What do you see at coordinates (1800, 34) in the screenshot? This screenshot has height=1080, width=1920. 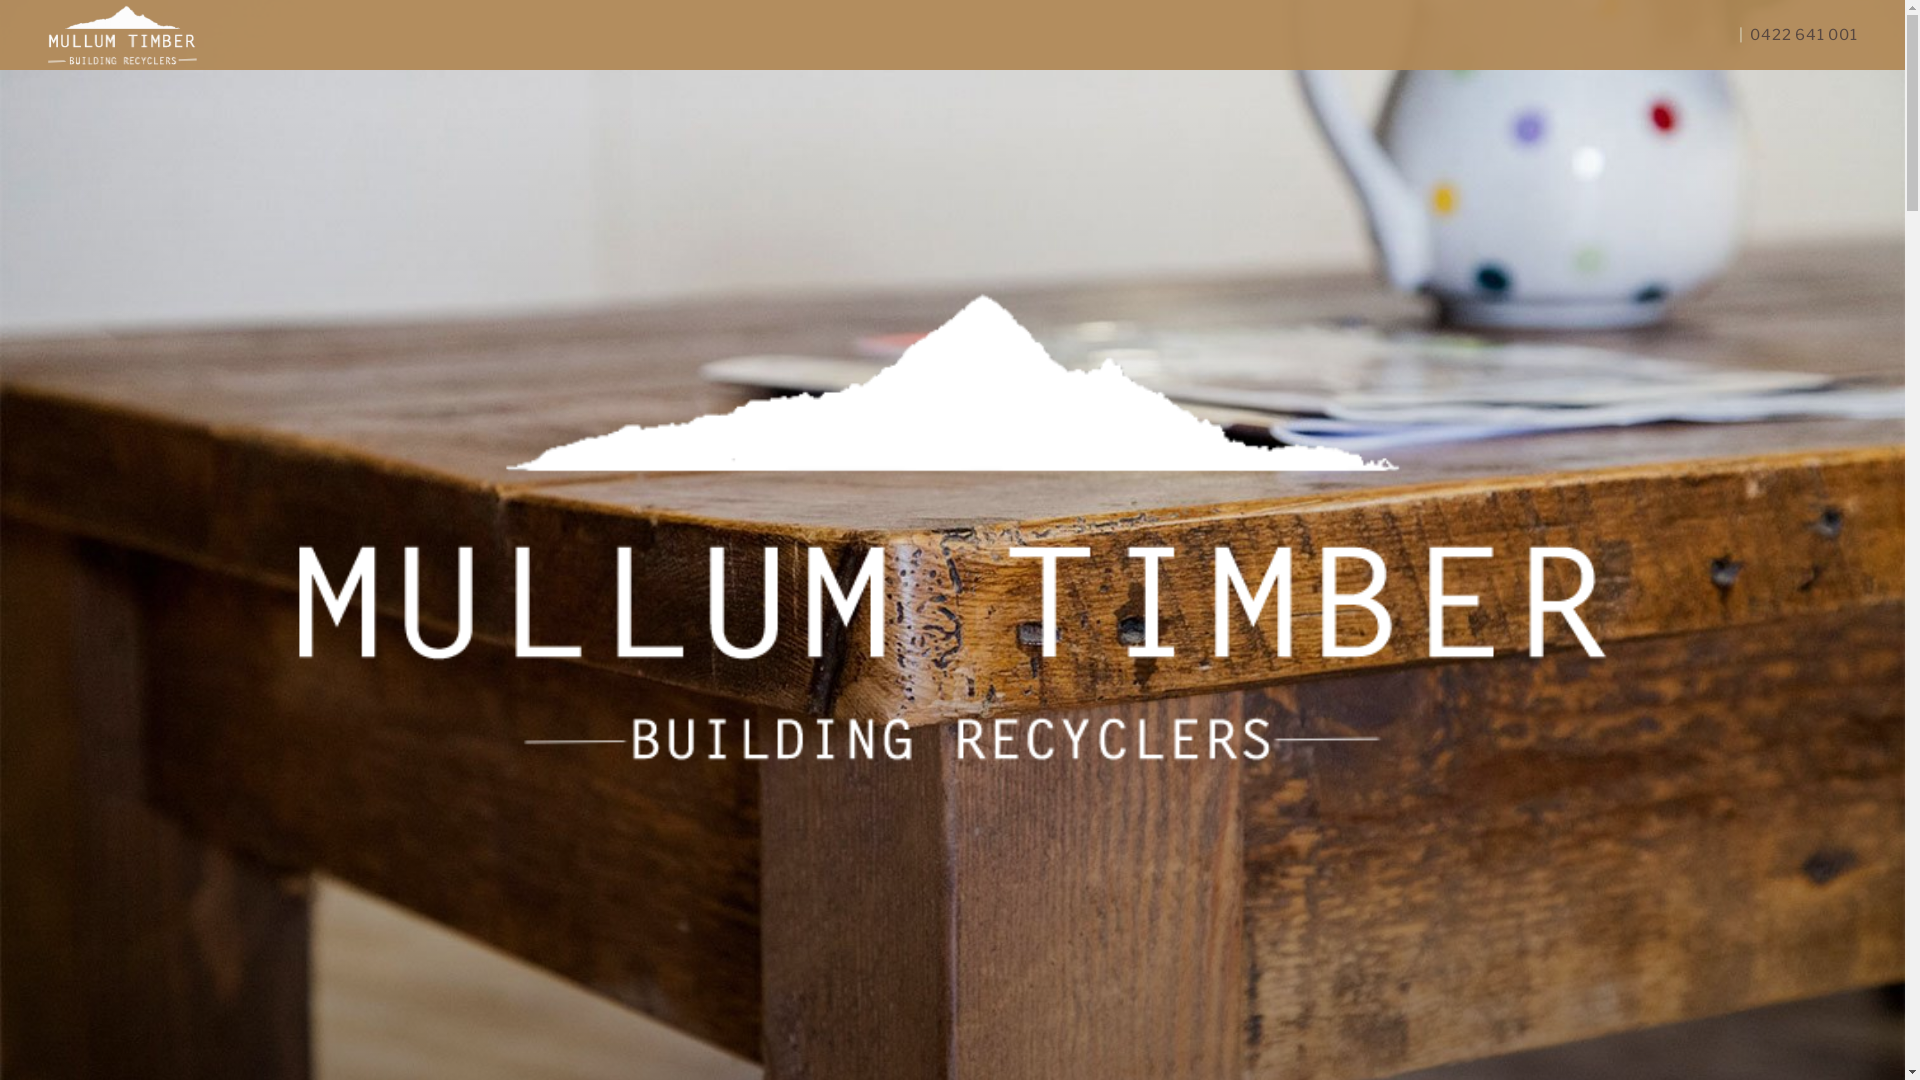 I see `'0422 641 001'` at bounding box center [1800, 34].